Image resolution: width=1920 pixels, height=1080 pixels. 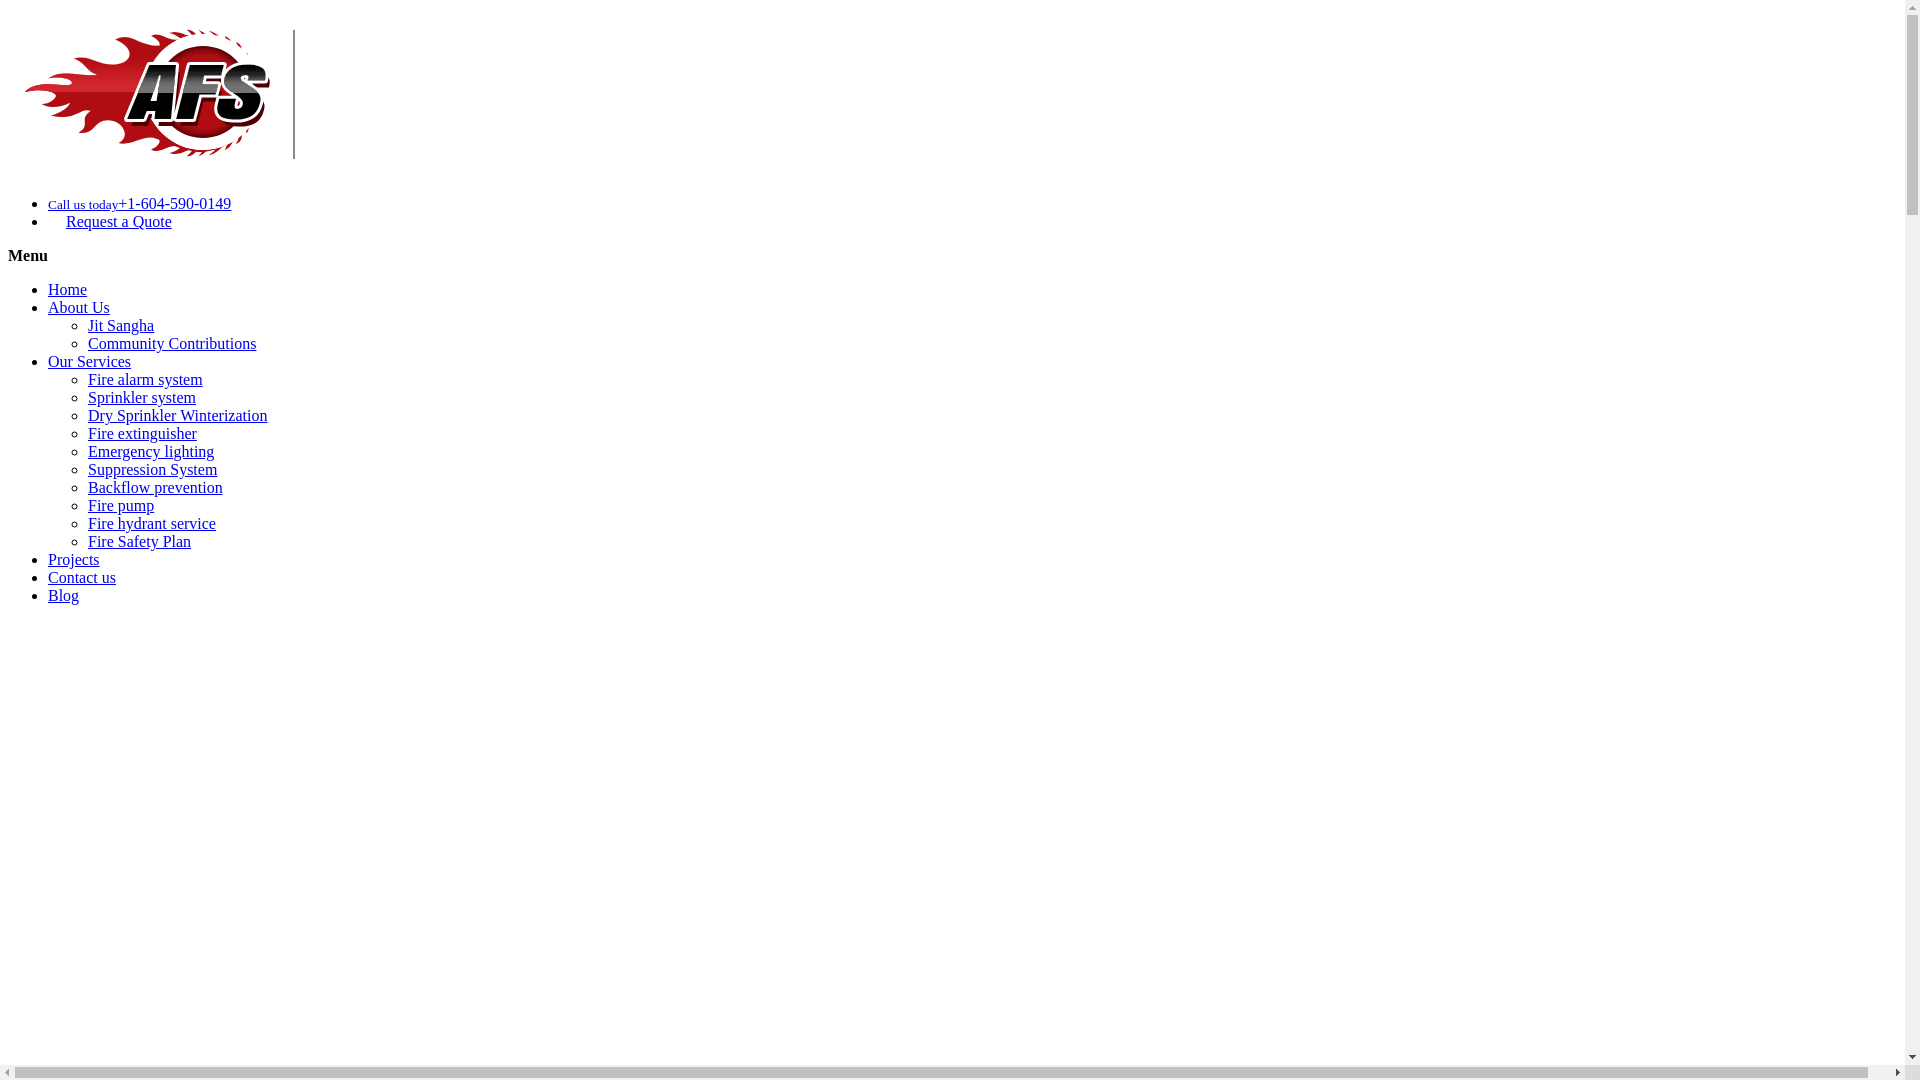 I want to click on 'Fire pump', so click(x=119, y=504).